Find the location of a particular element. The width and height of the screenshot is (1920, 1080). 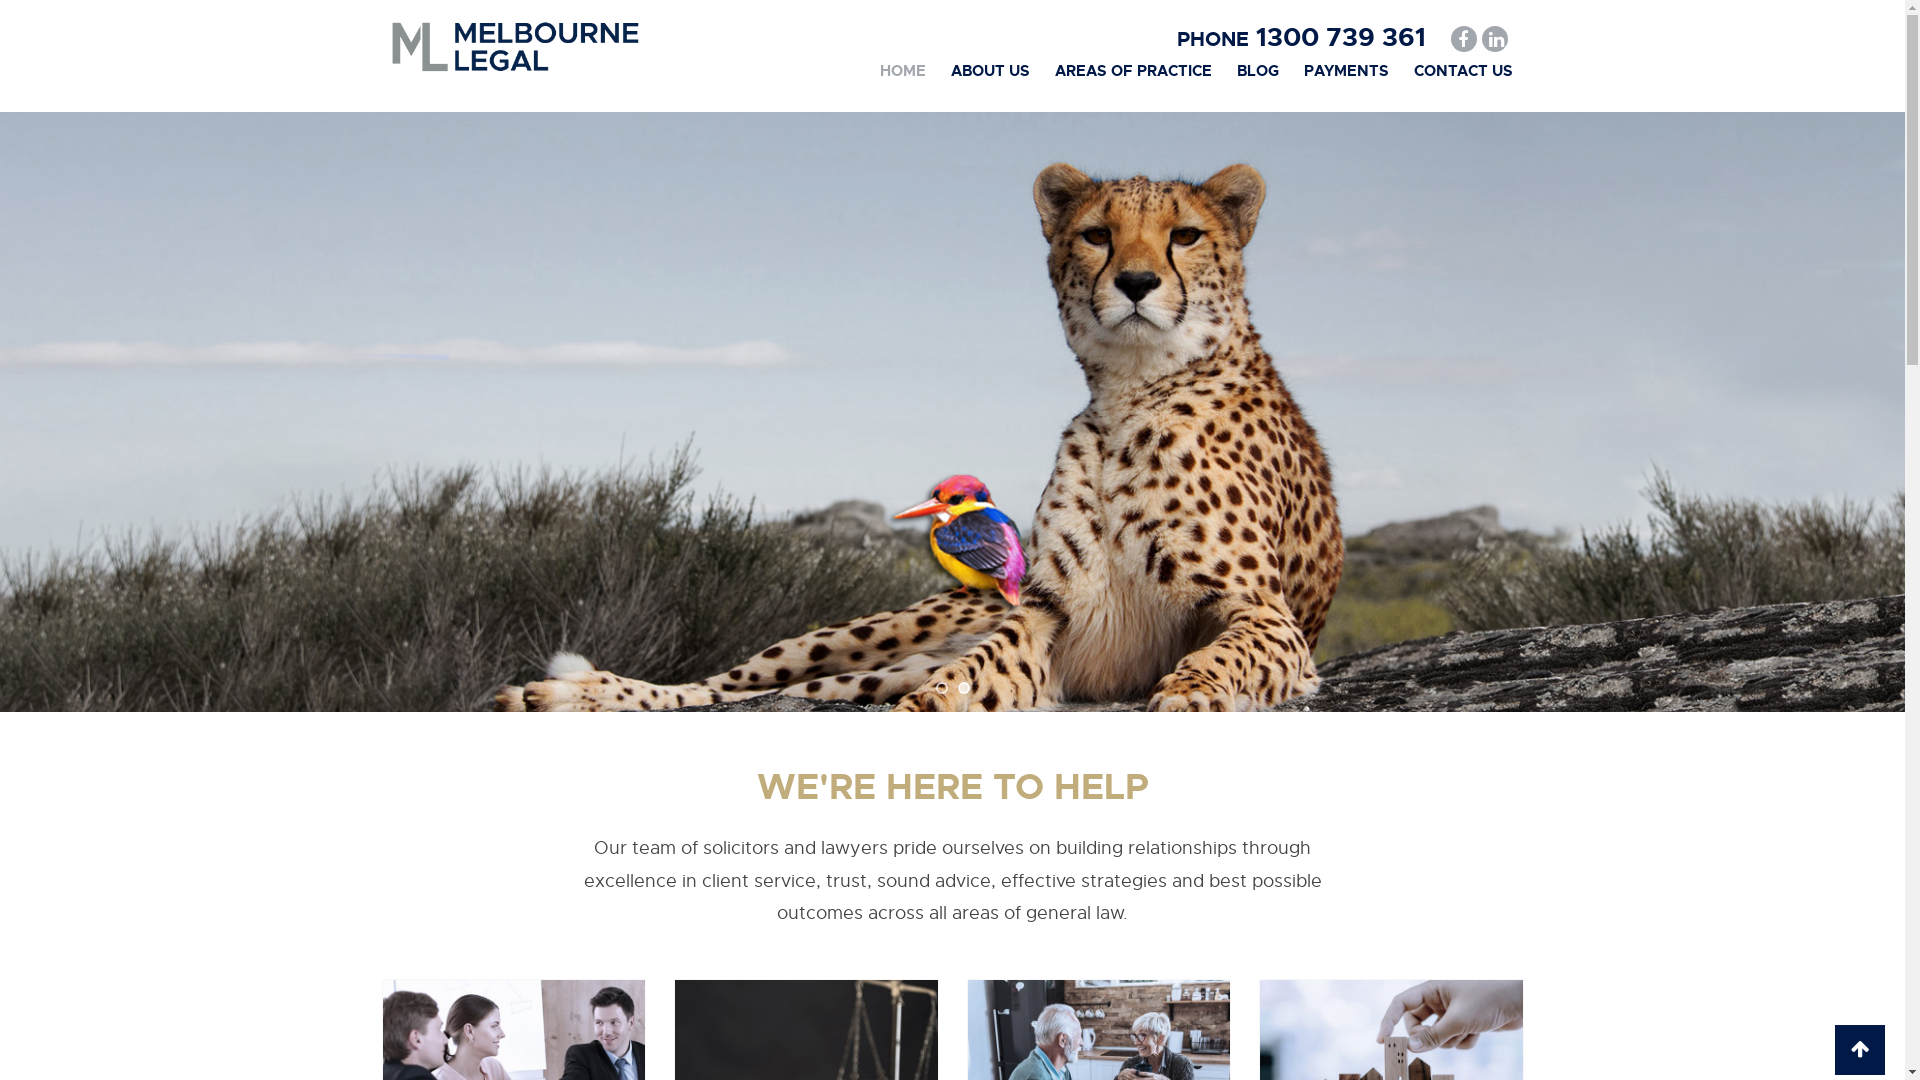

'ABOUT US' is located at coordinates (989, 69).